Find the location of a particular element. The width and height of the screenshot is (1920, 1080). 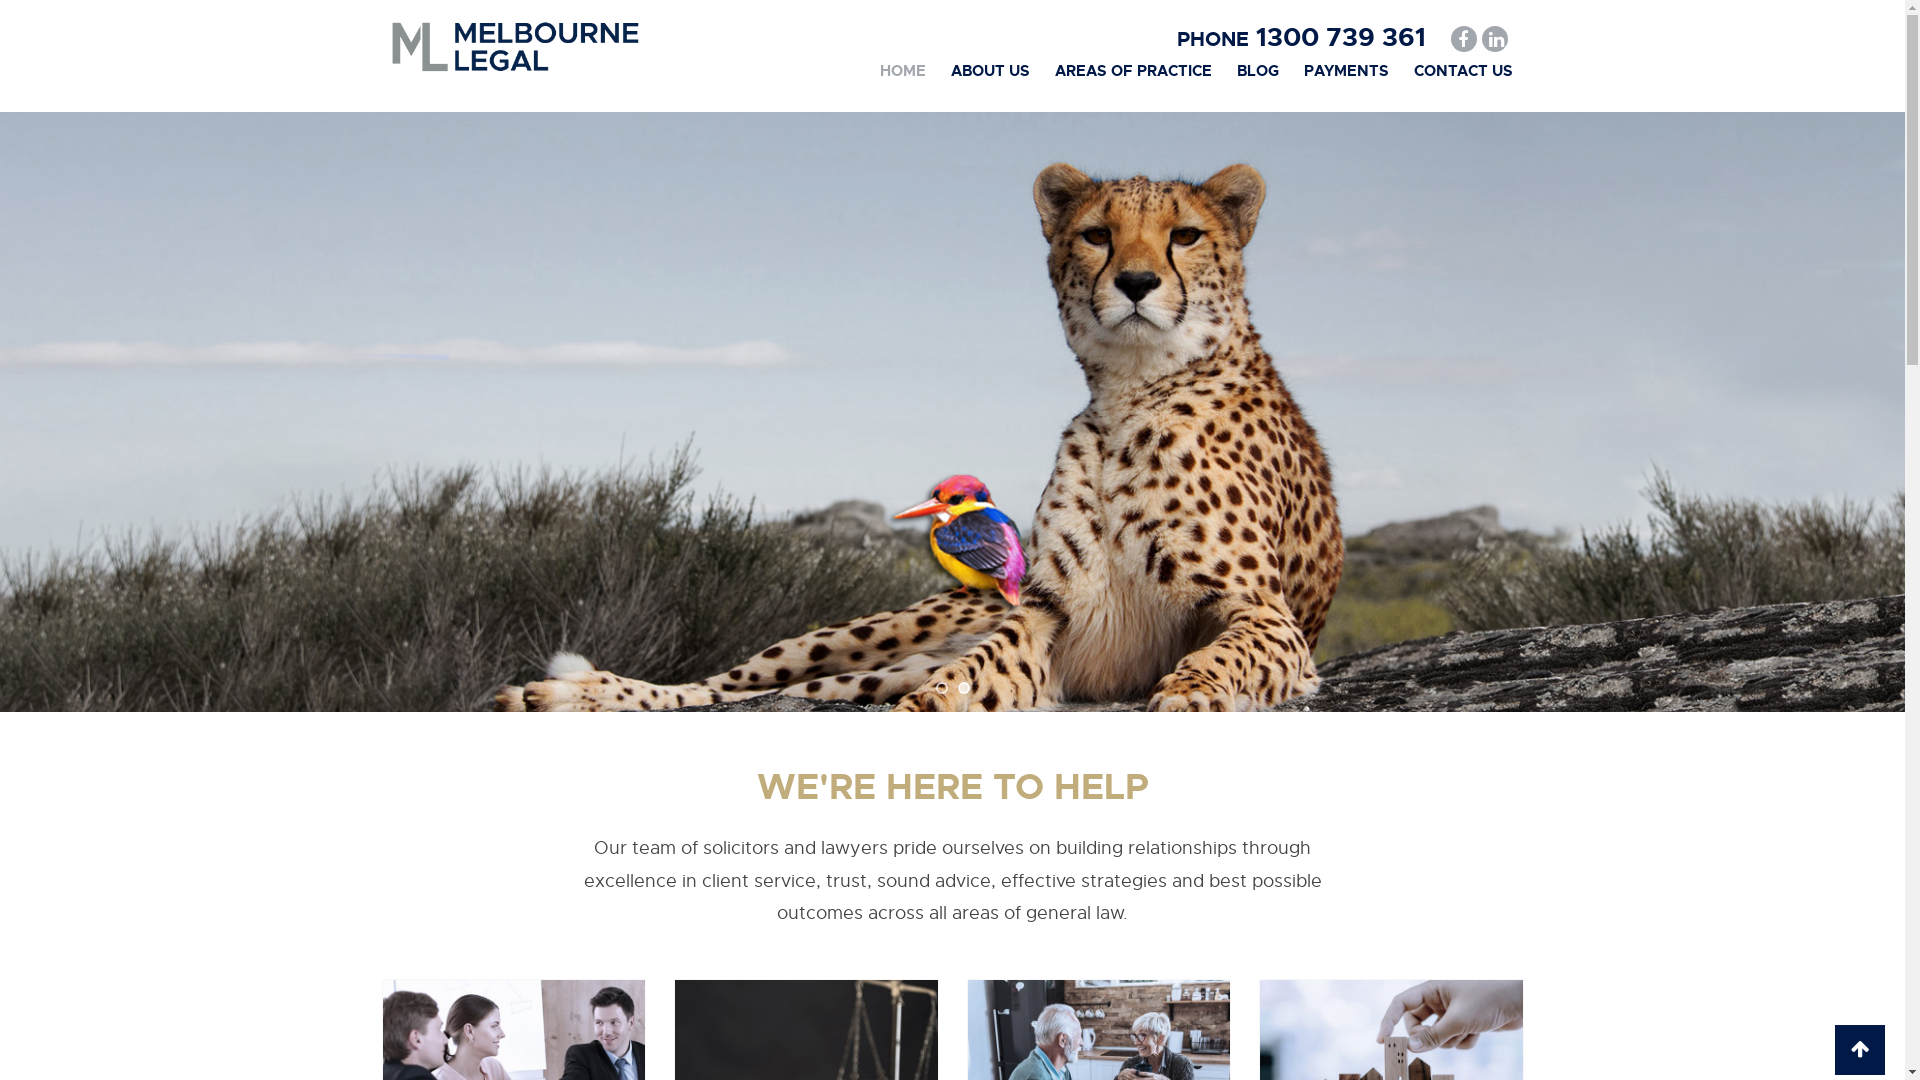

'ABOUT US' is located at coordinates (989, 69).